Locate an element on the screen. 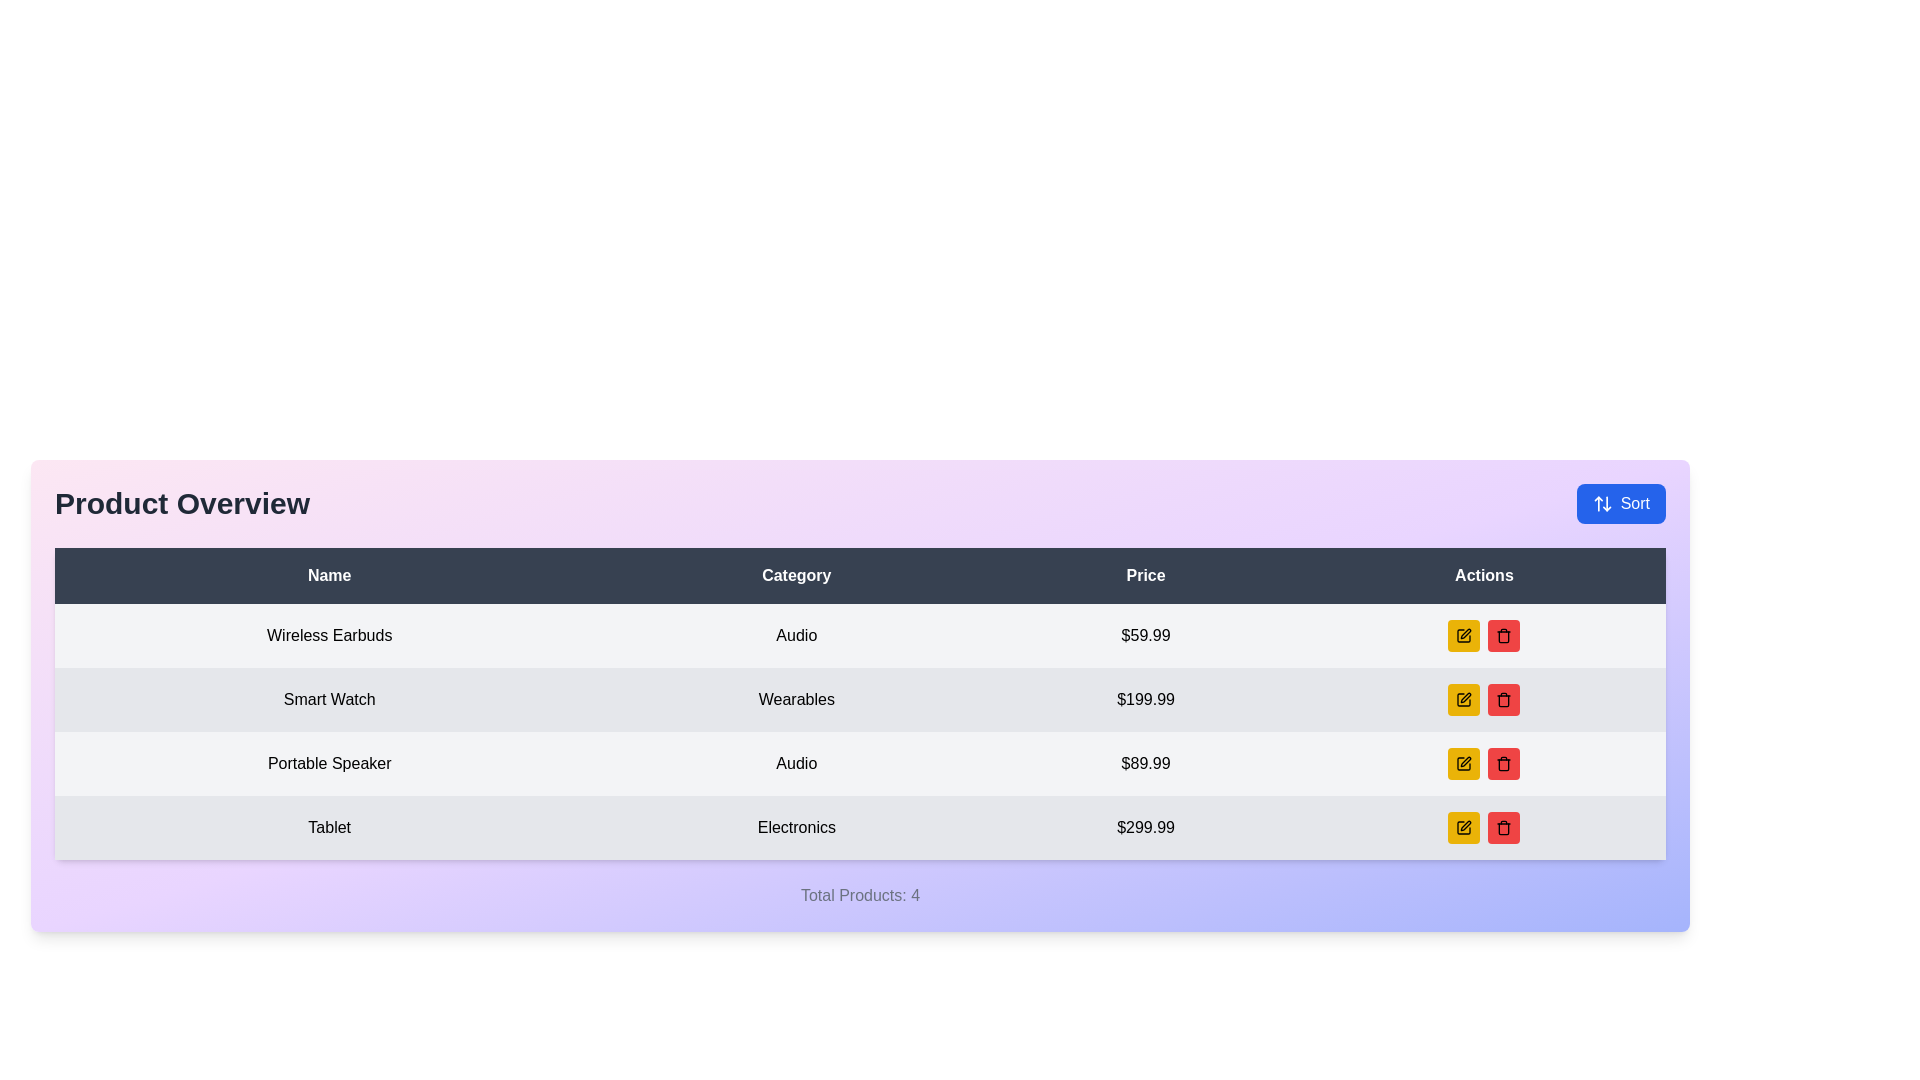  the static text label that indicates the purpose of the fourth column in the table, located at the top-right corner, aligned with the 'Price' header is located at coordinates (1484, 575).